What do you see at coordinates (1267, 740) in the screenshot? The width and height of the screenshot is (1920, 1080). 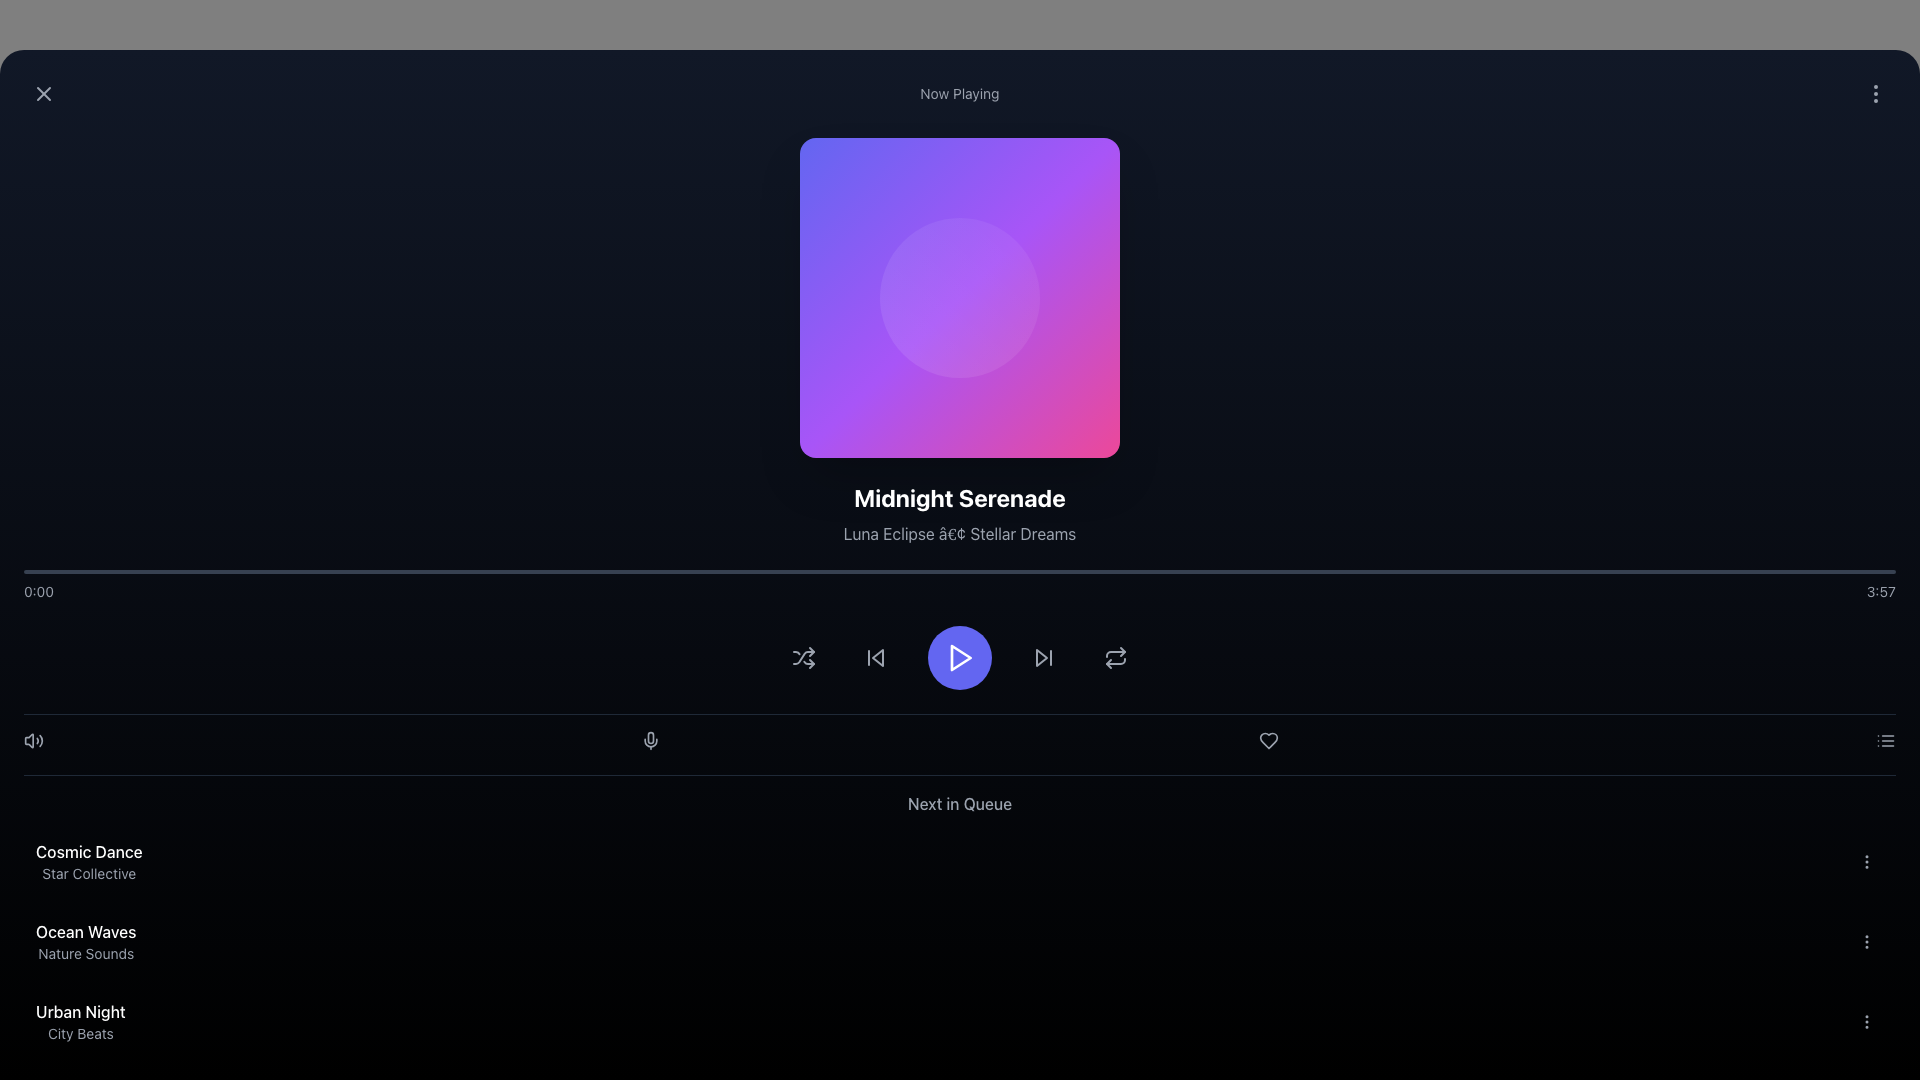 I see `the heart-shaped icon button with a gray color that changes to white upon hover, located towards the right in a horizontal row of interactive elements at the bottom of the interface` at bounding box center [1267, 740].